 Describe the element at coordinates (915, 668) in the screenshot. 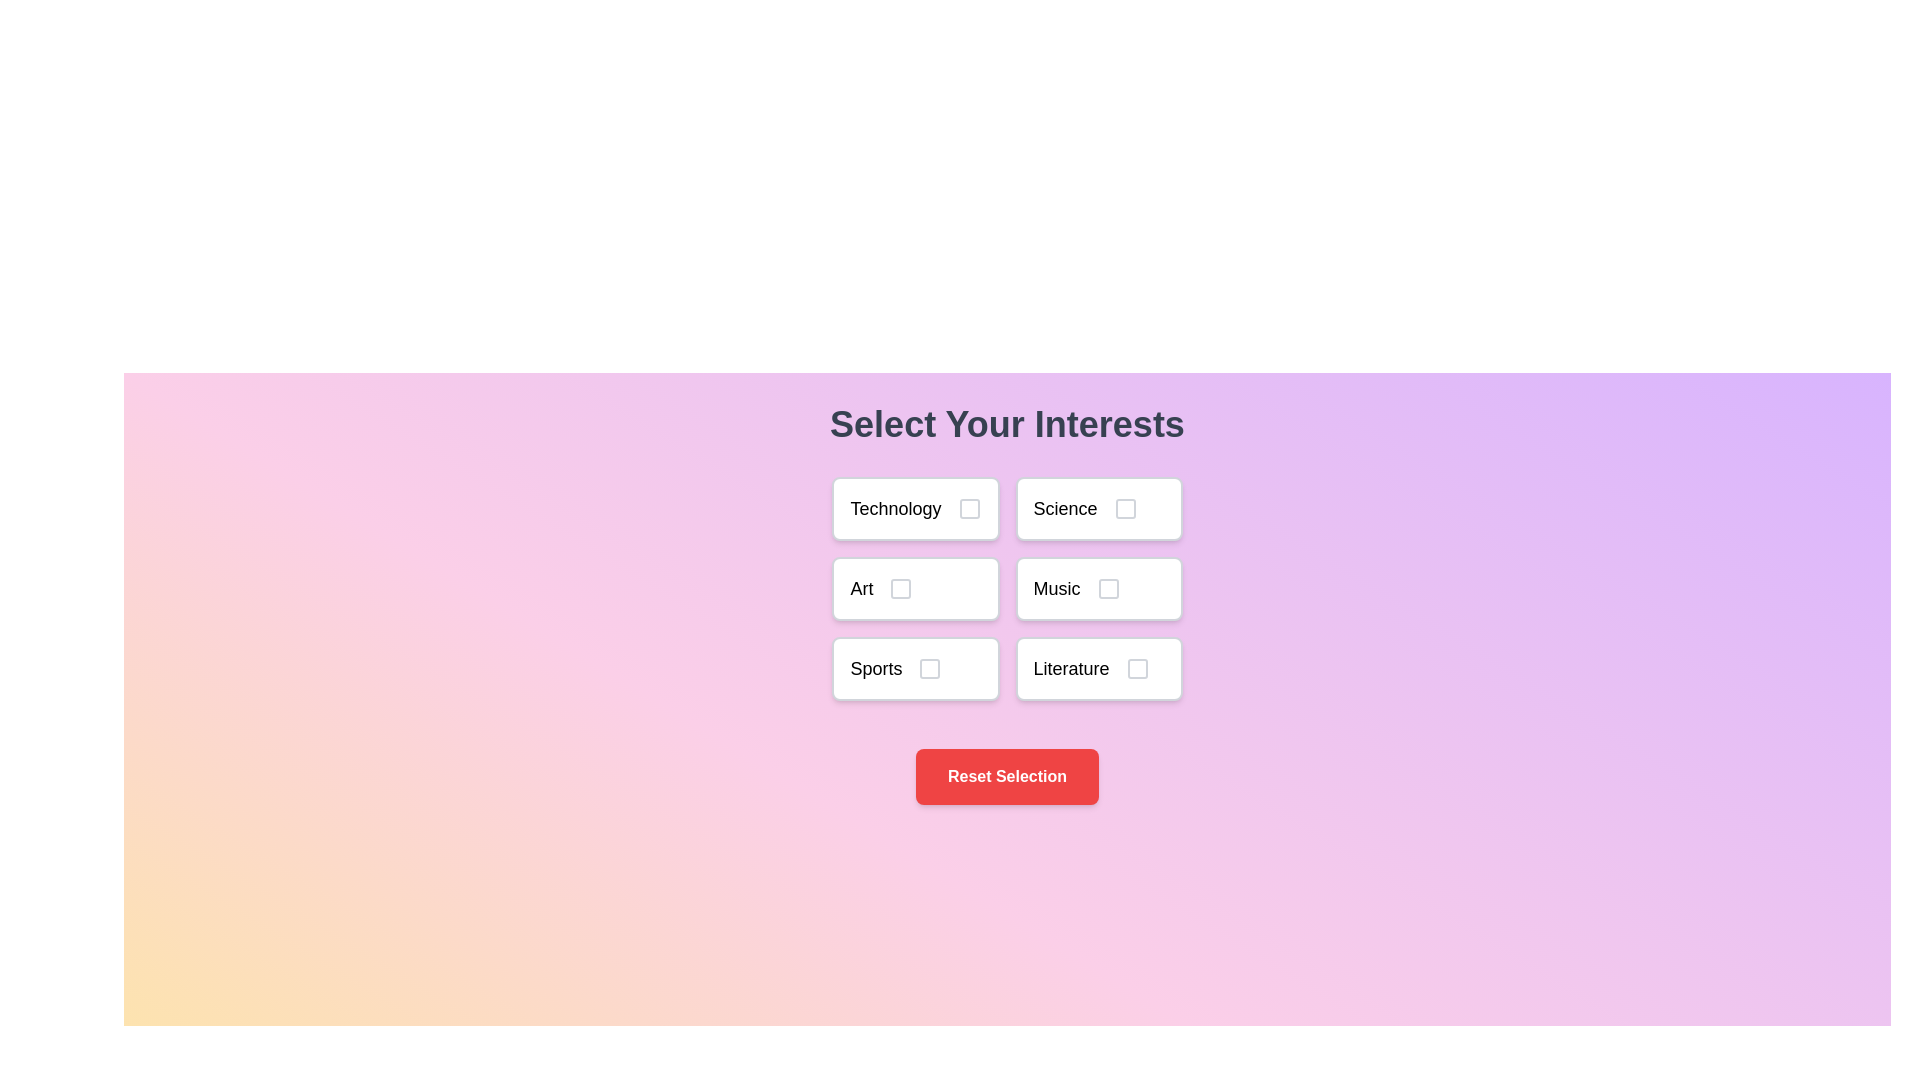

I see `the topic Sports` at that location.